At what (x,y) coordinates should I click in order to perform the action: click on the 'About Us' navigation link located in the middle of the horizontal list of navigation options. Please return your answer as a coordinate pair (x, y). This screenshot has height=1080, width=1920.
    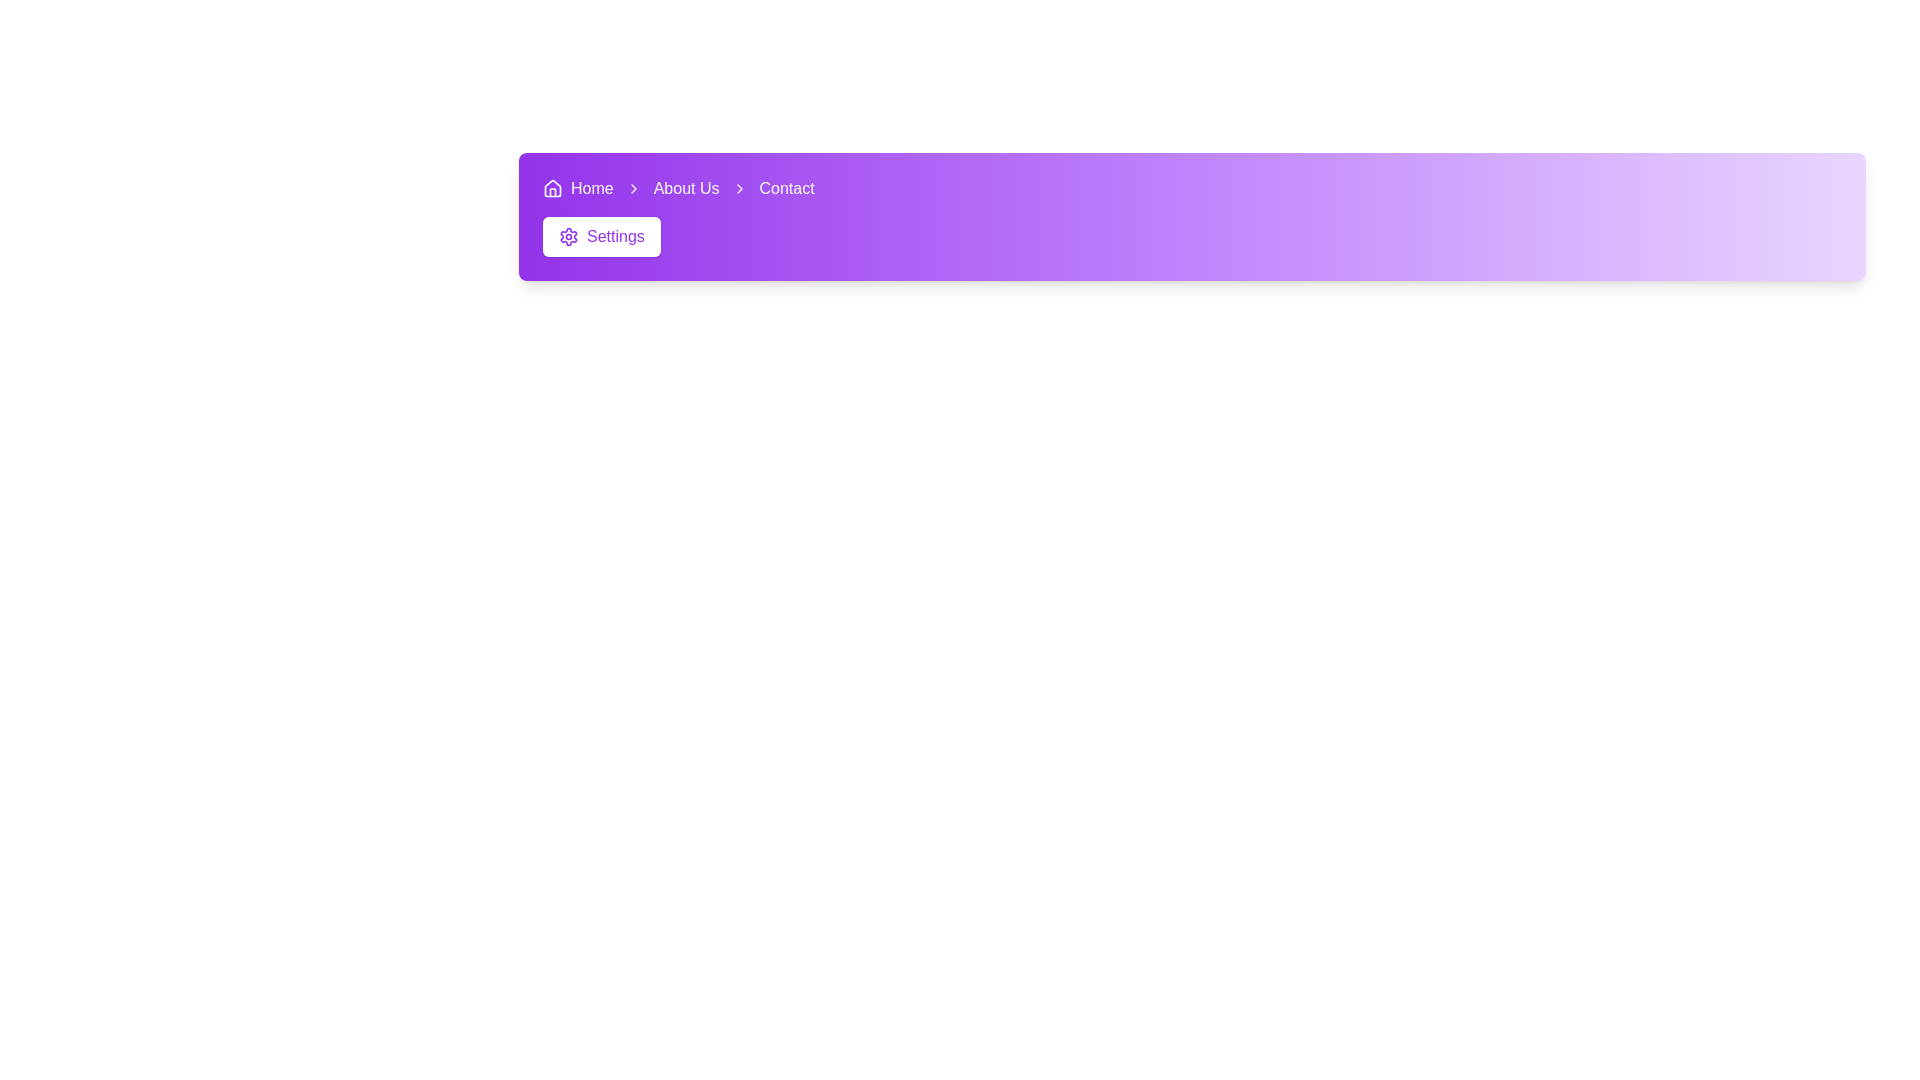
    Looking at the image, I should click on (686, 189).